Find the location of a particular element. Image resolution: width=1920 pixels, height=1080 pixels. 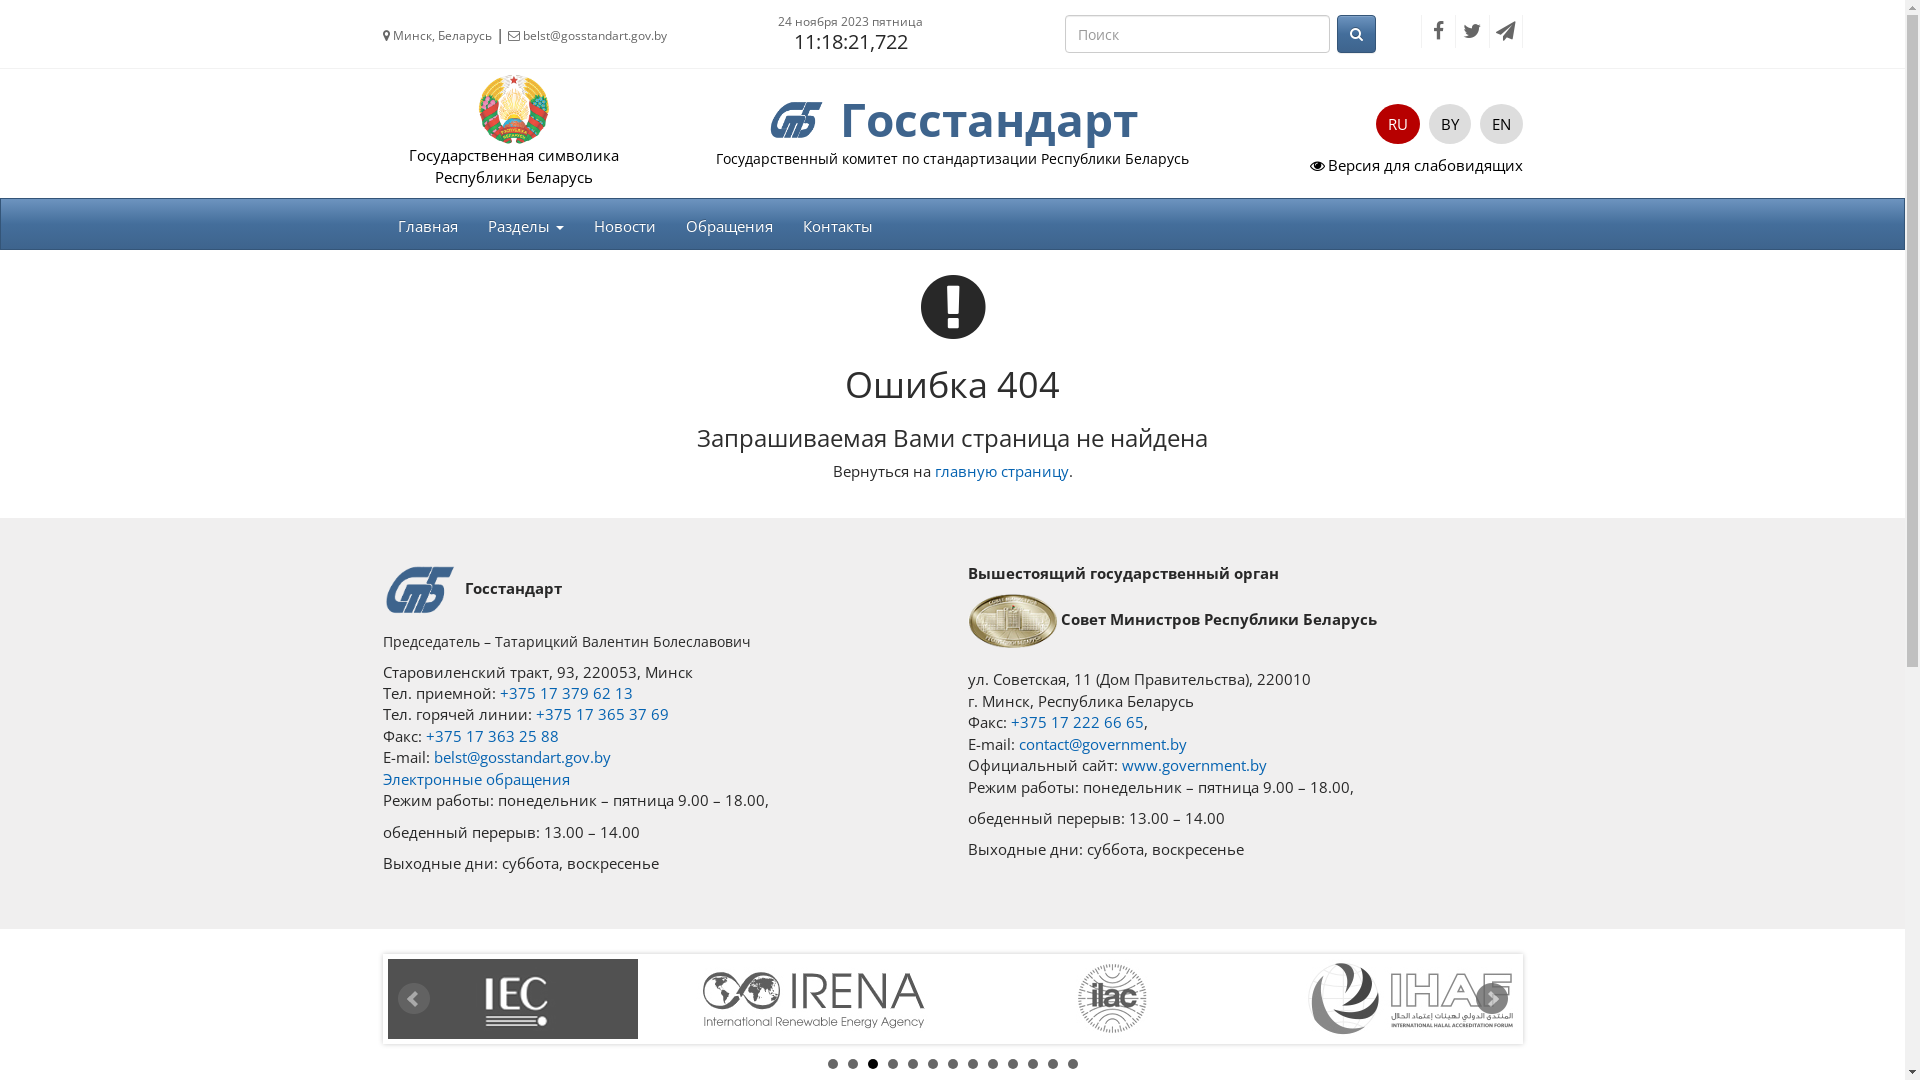

'www.government.by' is located at coordinates (1194, 764).